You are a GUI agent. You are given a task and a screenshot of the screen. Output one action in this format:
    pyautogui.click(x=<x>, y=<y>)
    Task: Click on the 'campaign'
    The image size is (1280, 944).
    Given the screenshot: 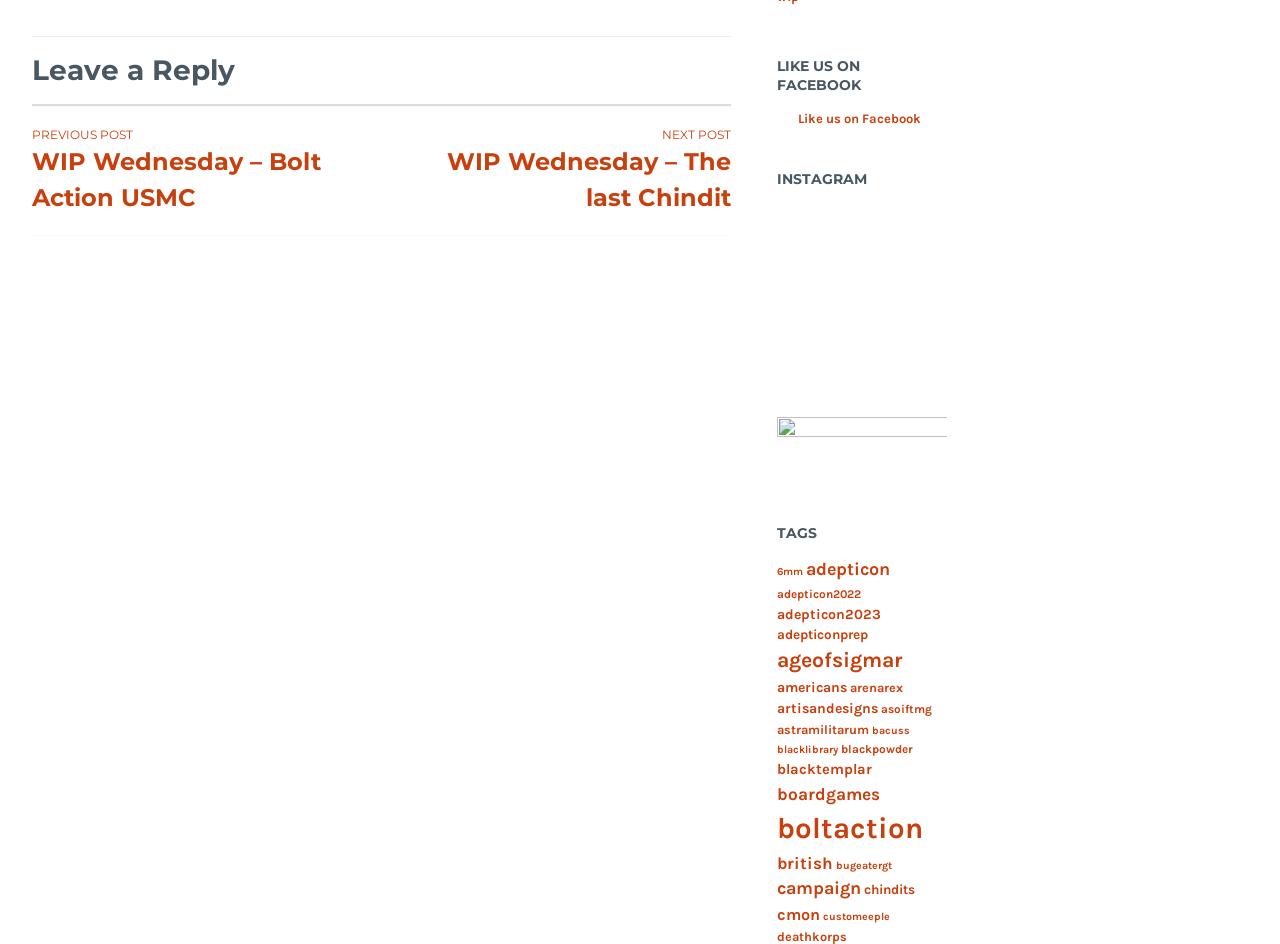 What is the action you would take?
    pyautogui.click(x=774, y=887)
    